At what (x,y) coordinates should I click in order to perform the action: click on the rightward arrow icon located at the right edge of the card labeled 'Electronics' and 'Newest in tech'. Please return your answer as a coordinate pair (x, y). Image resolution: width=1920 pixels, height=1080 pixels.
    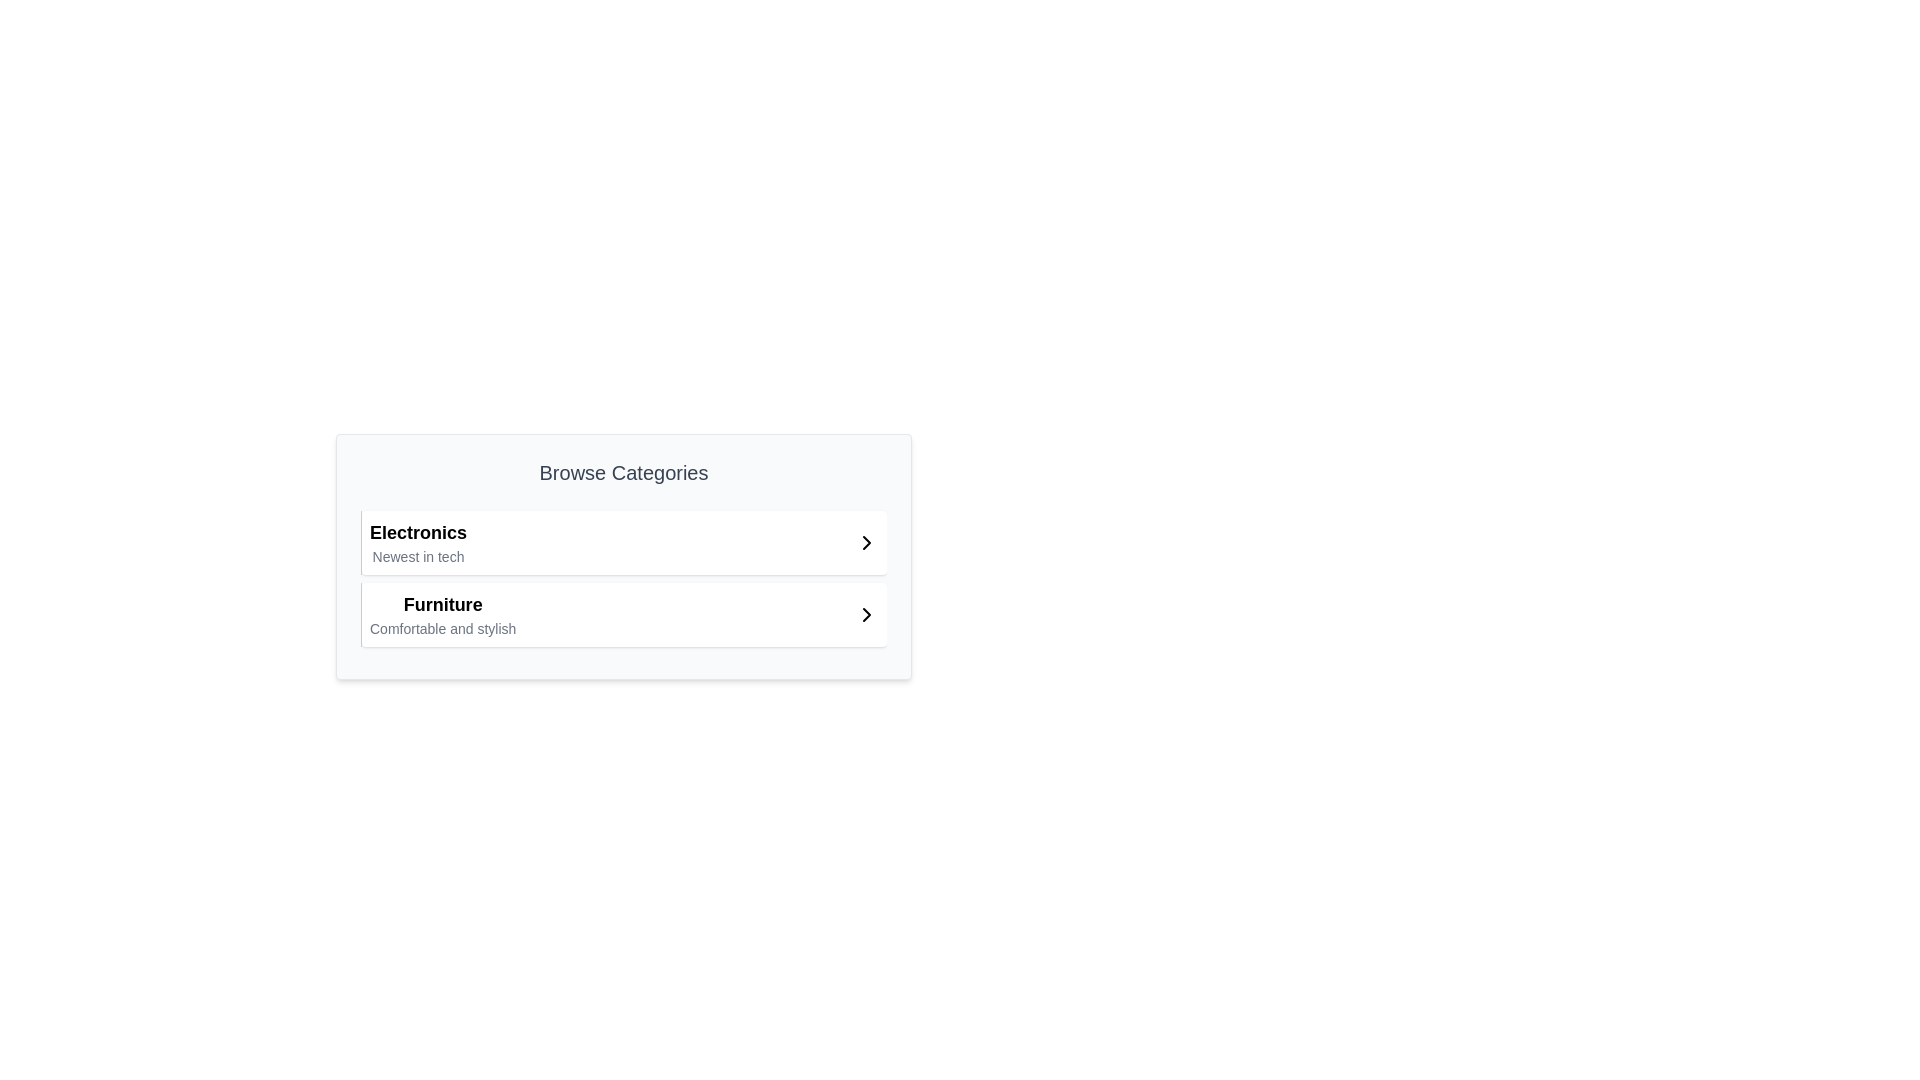
    Looking at the image, I should click on (867, 543).